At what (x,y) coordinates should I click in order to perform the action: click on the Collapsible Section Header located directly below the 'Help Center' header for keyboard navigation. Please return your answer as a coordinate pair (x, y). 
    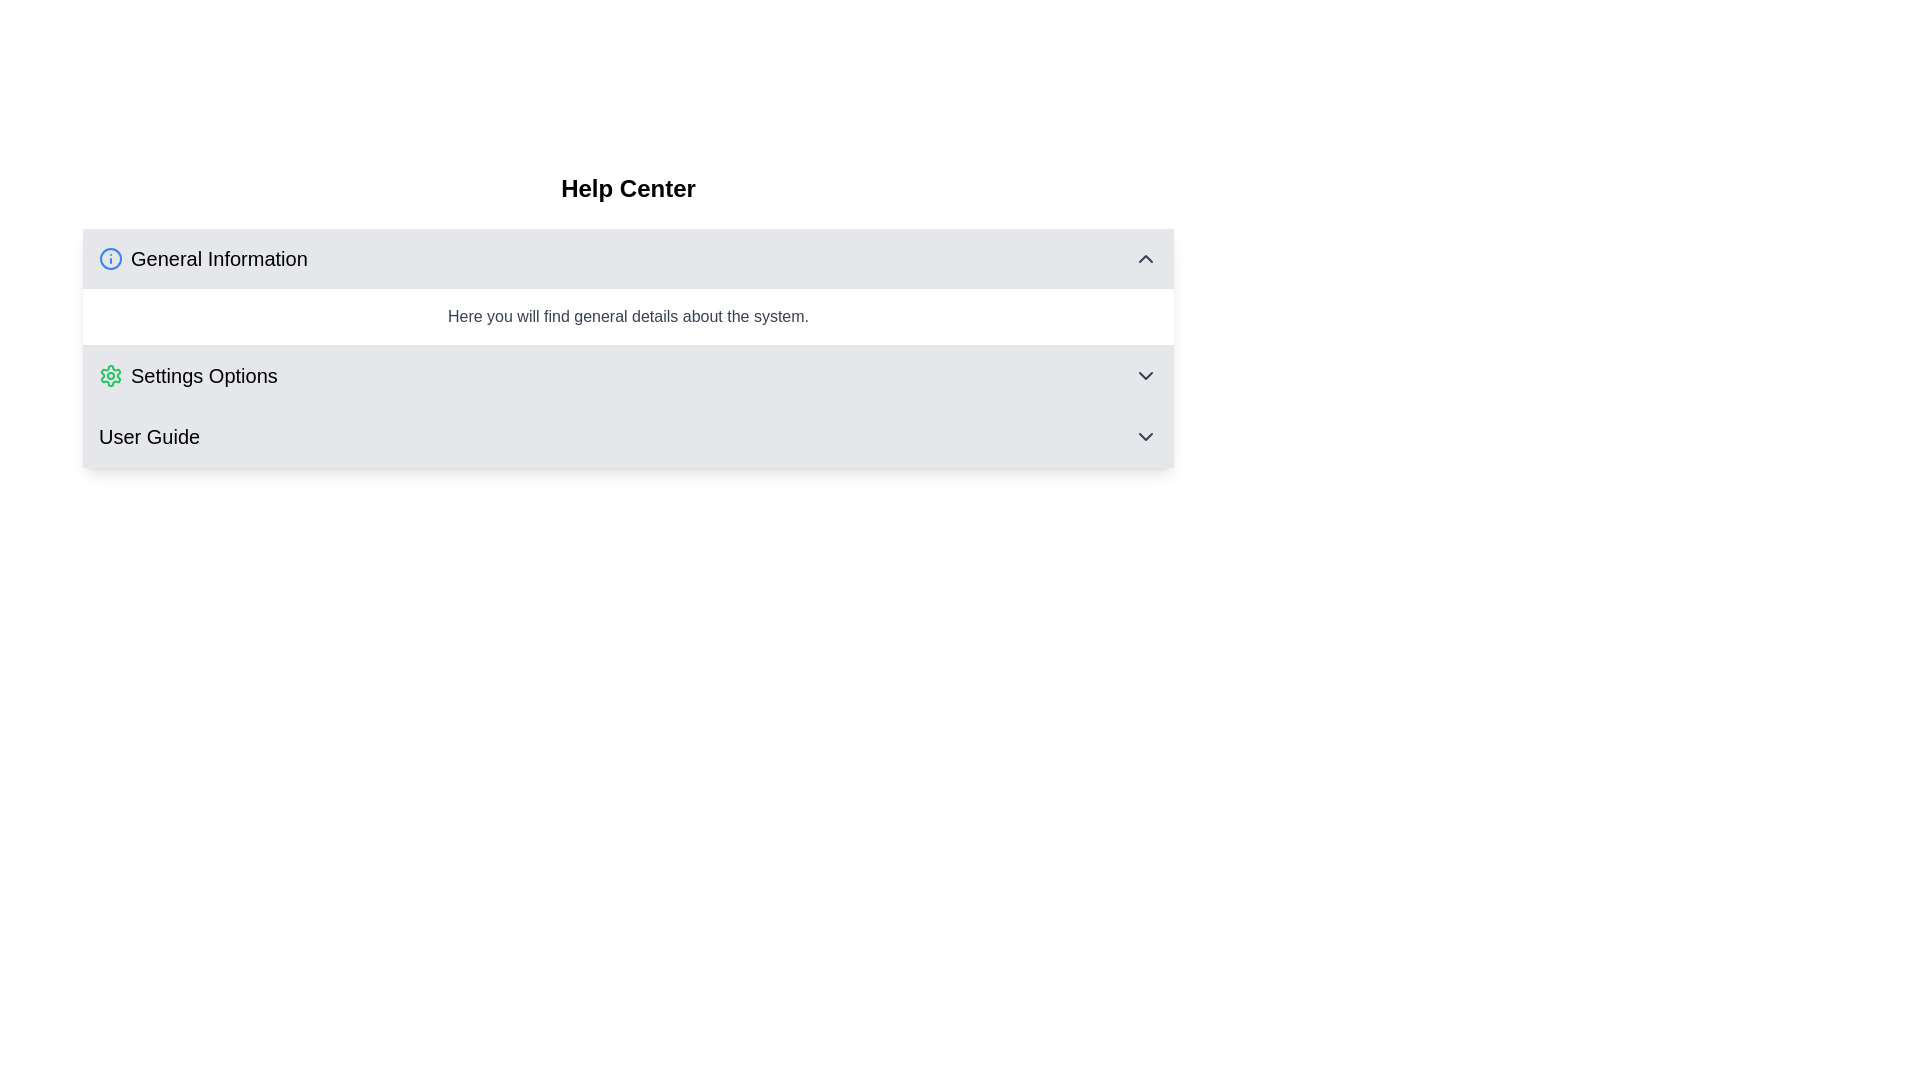
    Looking at the image, I should click on (627, 257).